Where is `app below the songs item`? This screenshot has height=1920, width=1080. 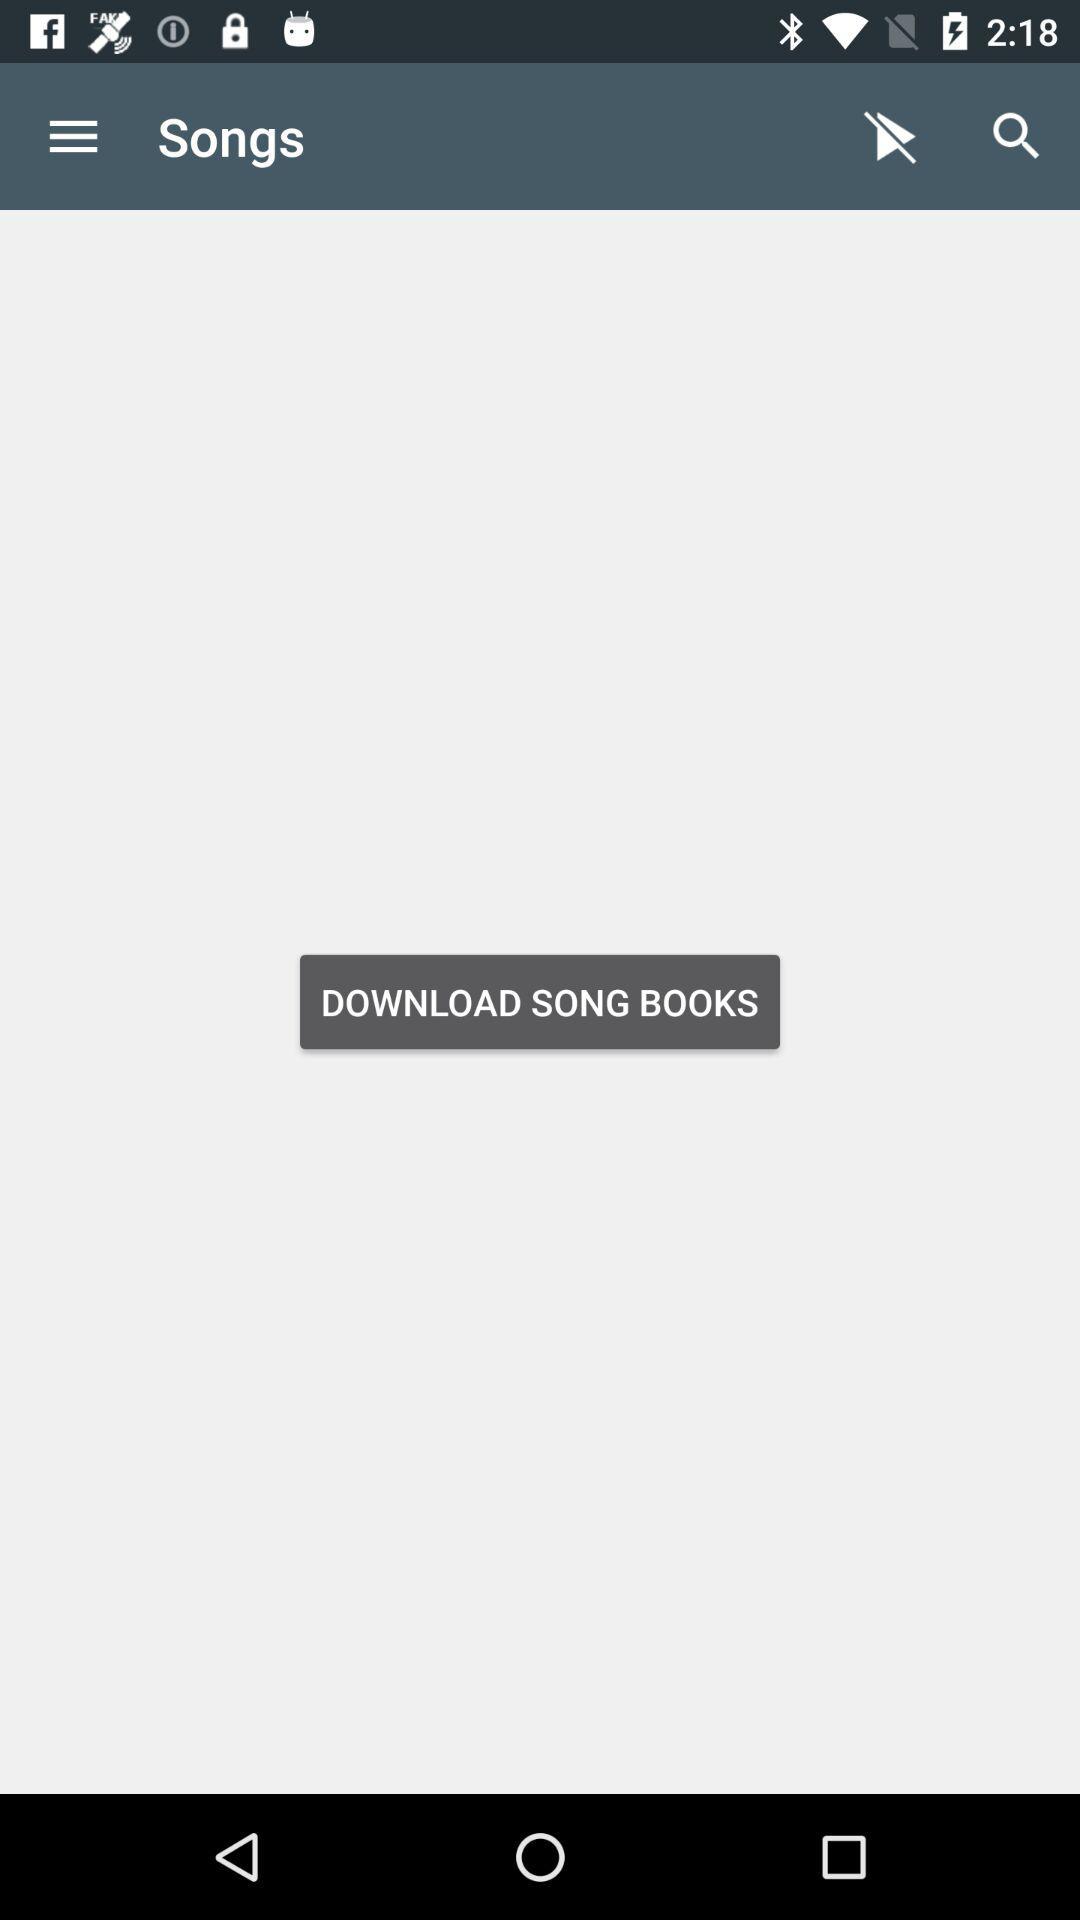 app below the songs item is located at coordinates (540, 1002).